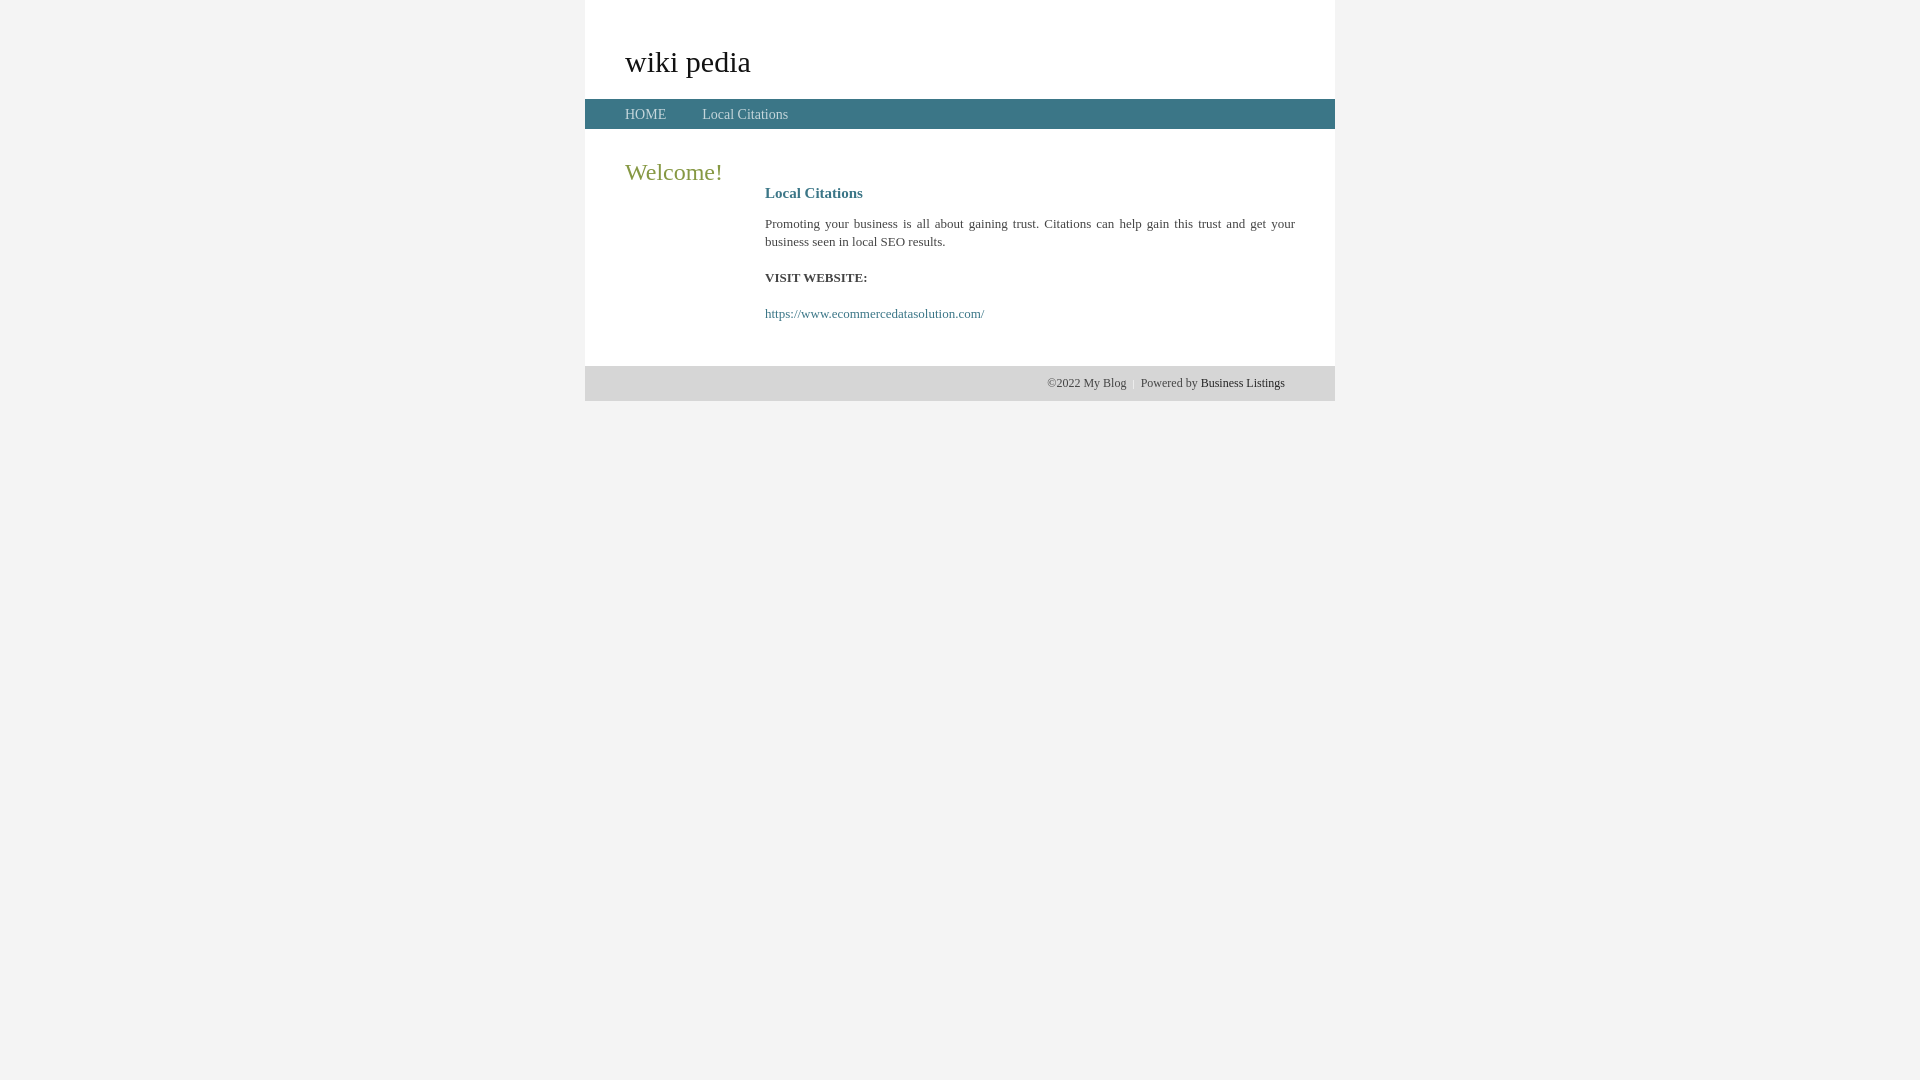  What do you see at coordinates (645, 114) in the screenshot?
I see `'HOME'` at bounding box center [645, 114].